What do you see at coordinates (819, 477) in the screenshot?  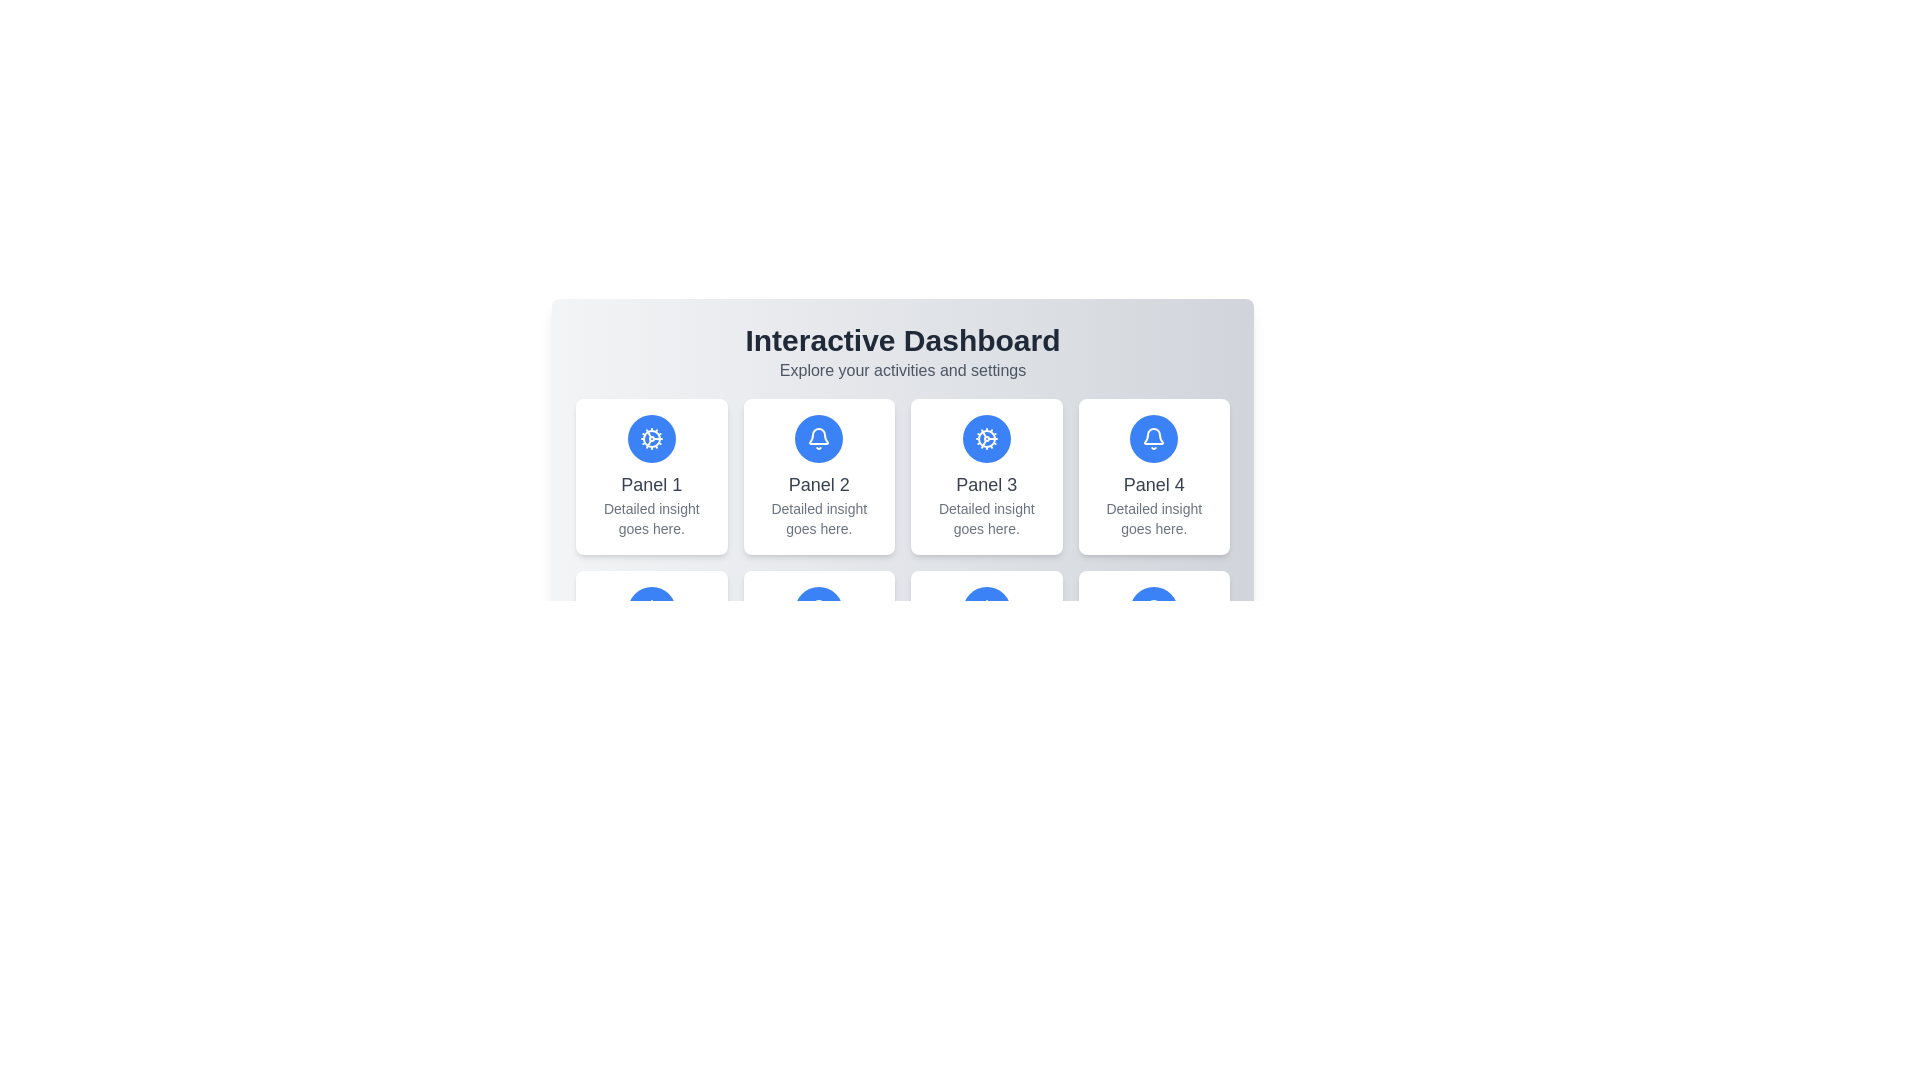 I see `the non-interactive panel located in the first row, second column of the dashboard, which is visually informative and situated between 'Panel 1' and 'Panel 3'` at bounding box center [819, 477].